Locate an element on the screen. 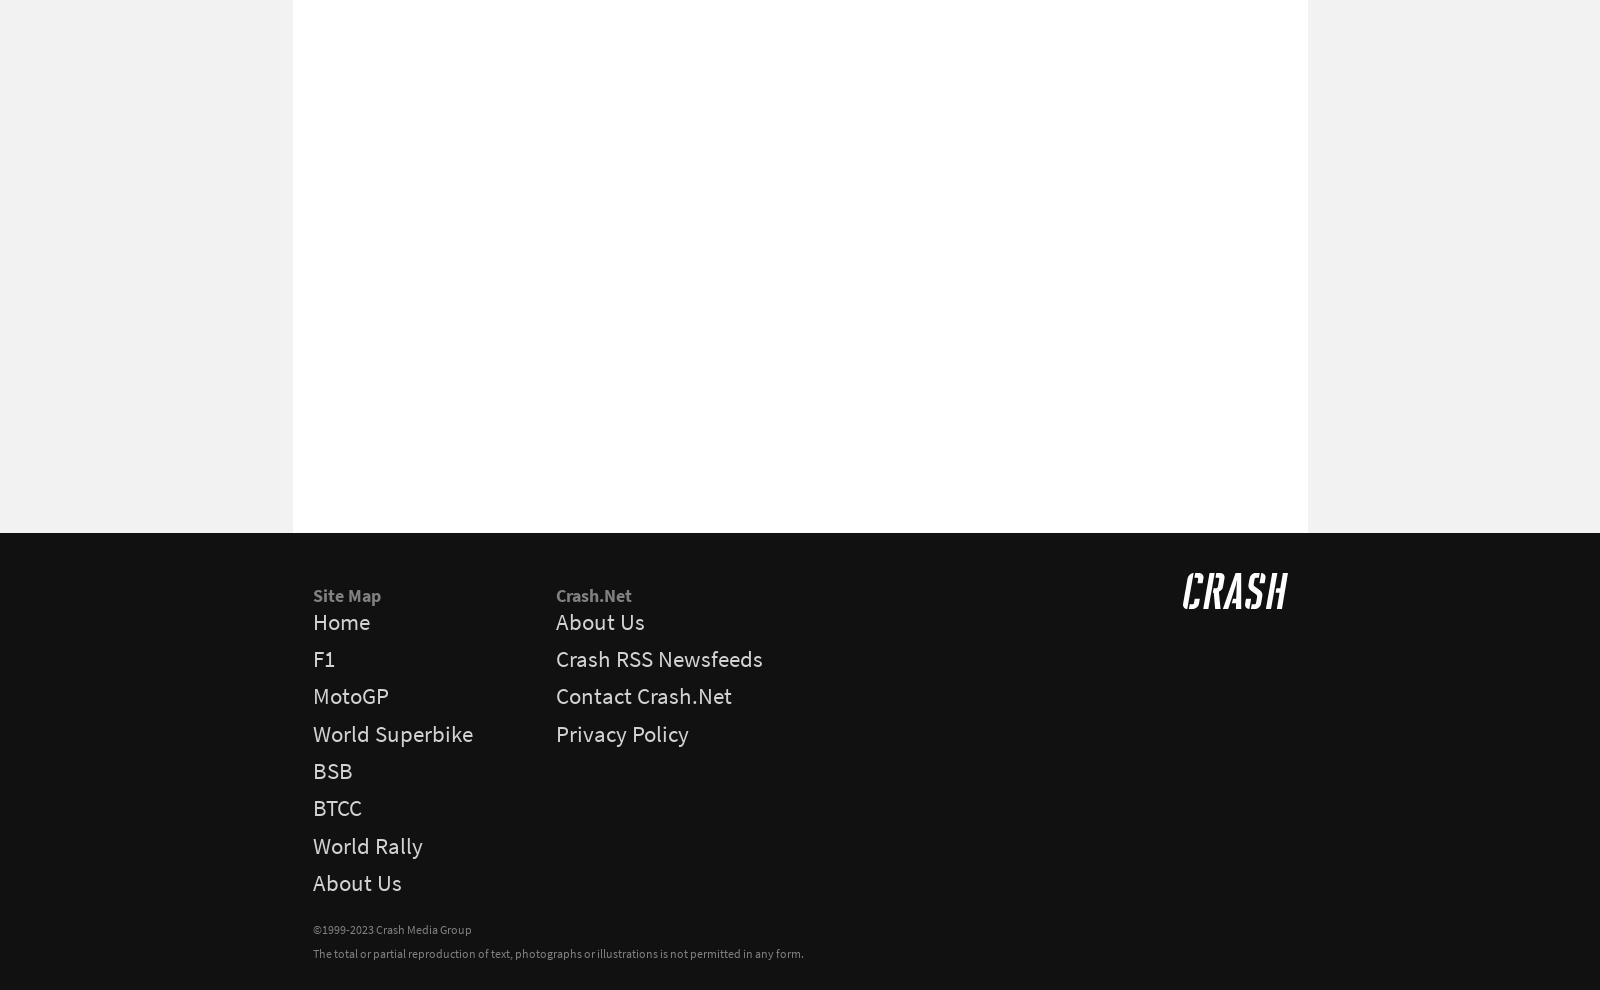  'World Superbike' is located at coordinates (312, 731).